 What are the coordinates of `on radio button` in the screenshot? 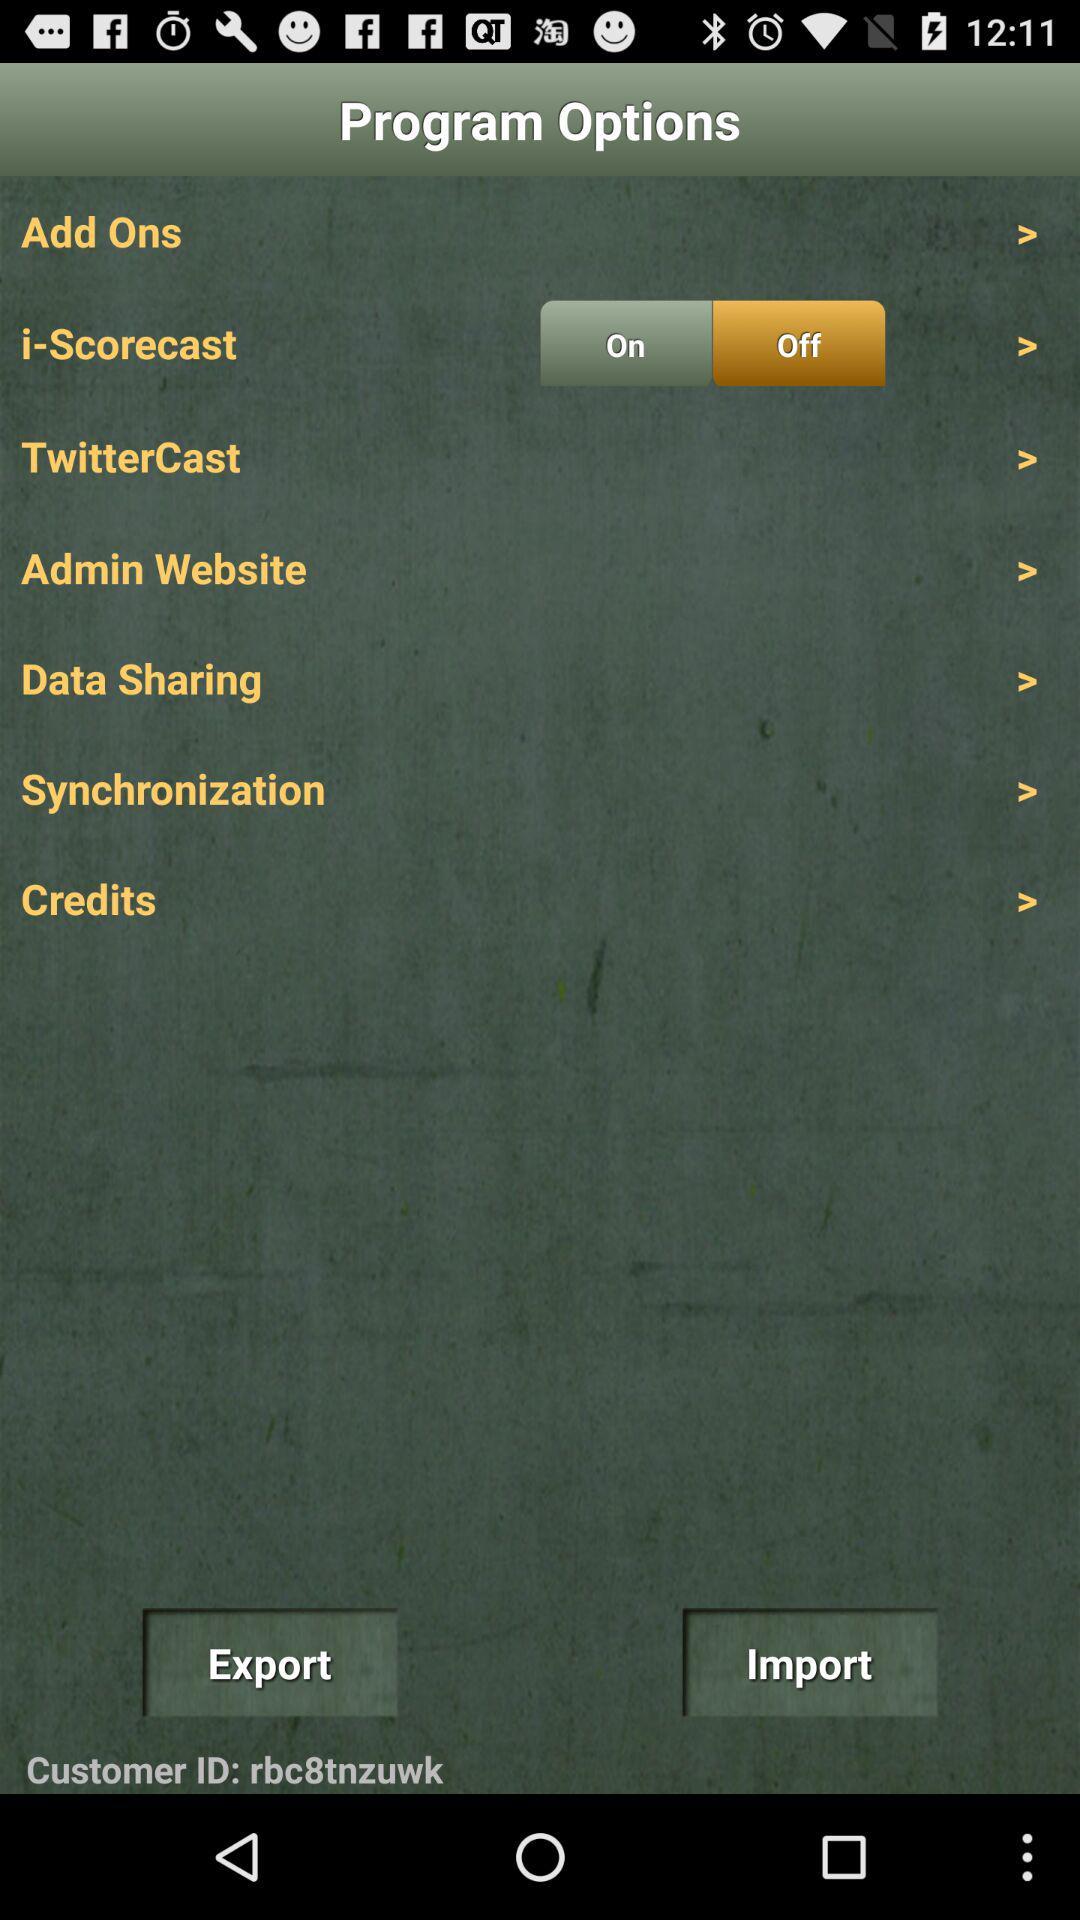 It's located at (625, 343).